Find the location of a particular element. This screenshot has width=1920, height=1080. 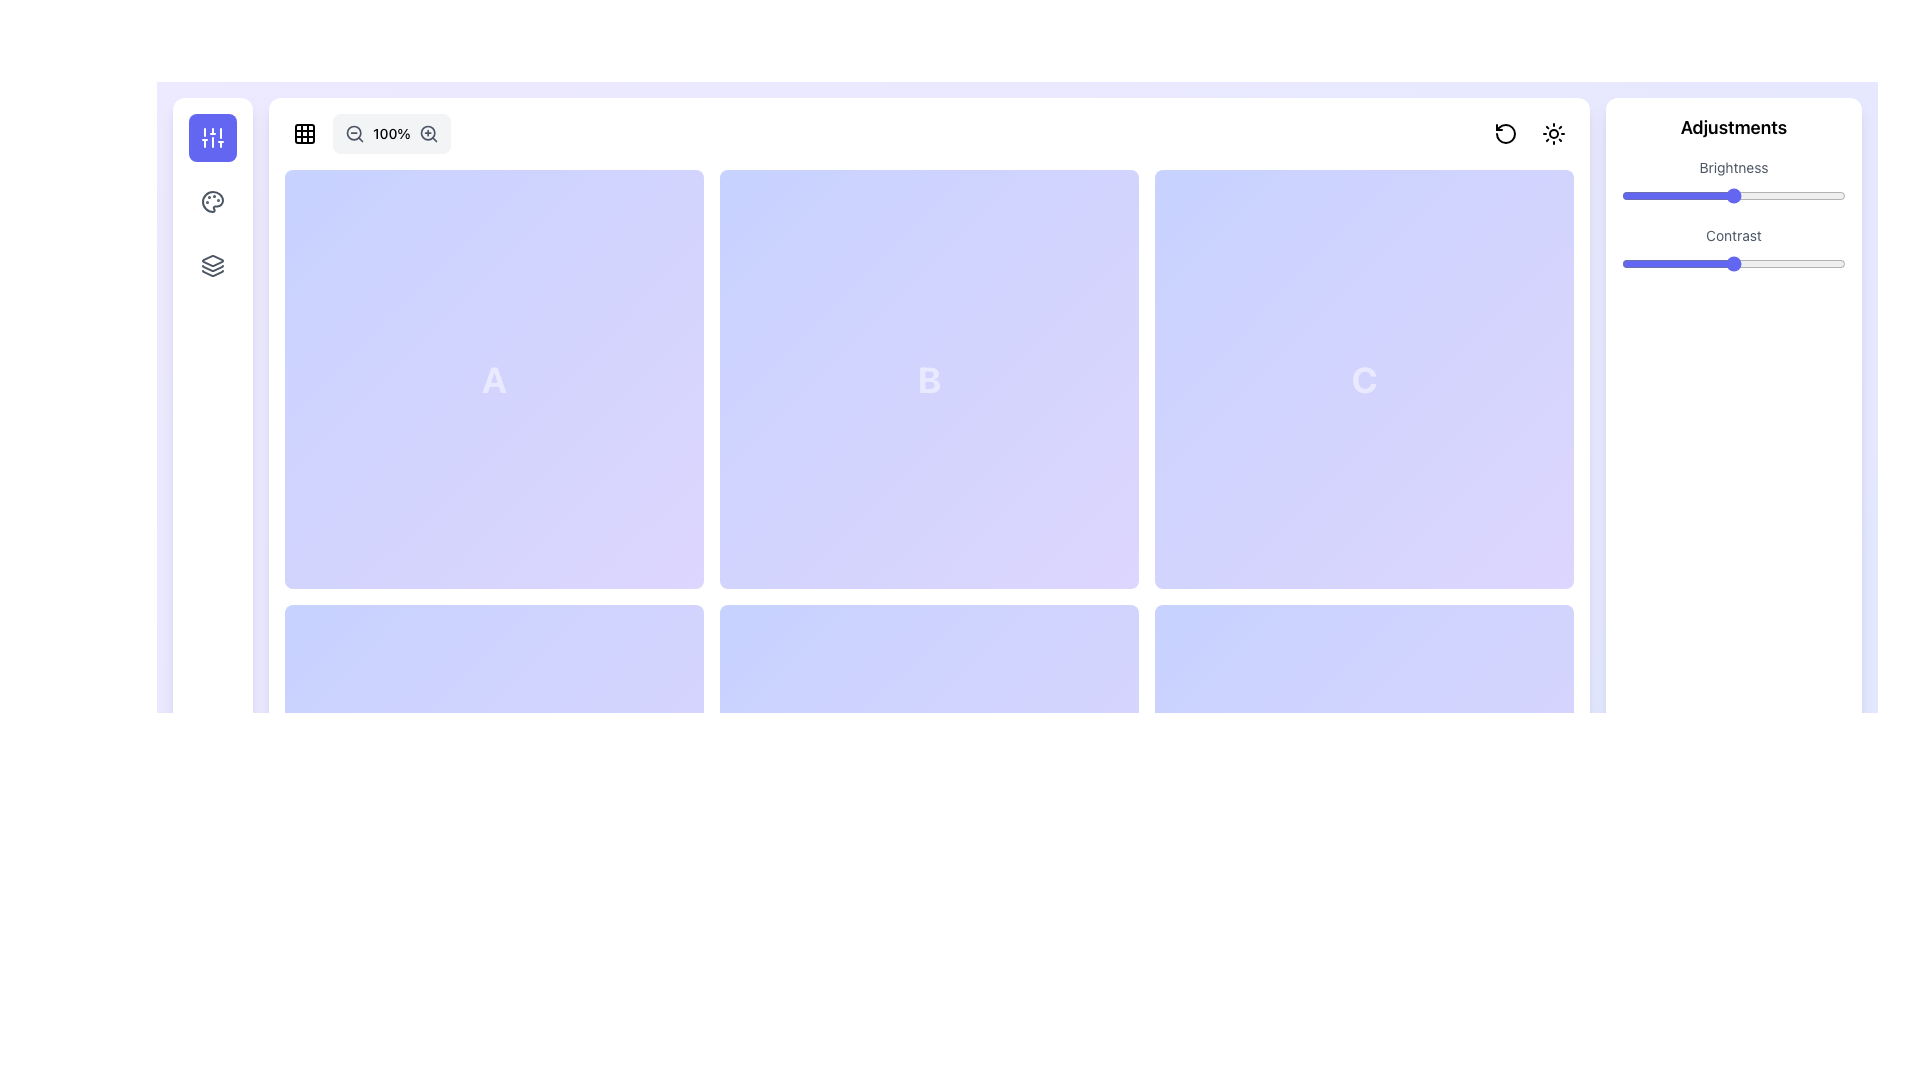

the third triangular icon in the left vertical toolbar, situated below the palette icon and above the grid-like sections A to C, to interact with the layering or stacking functionality is located at coordinates (212, 273).